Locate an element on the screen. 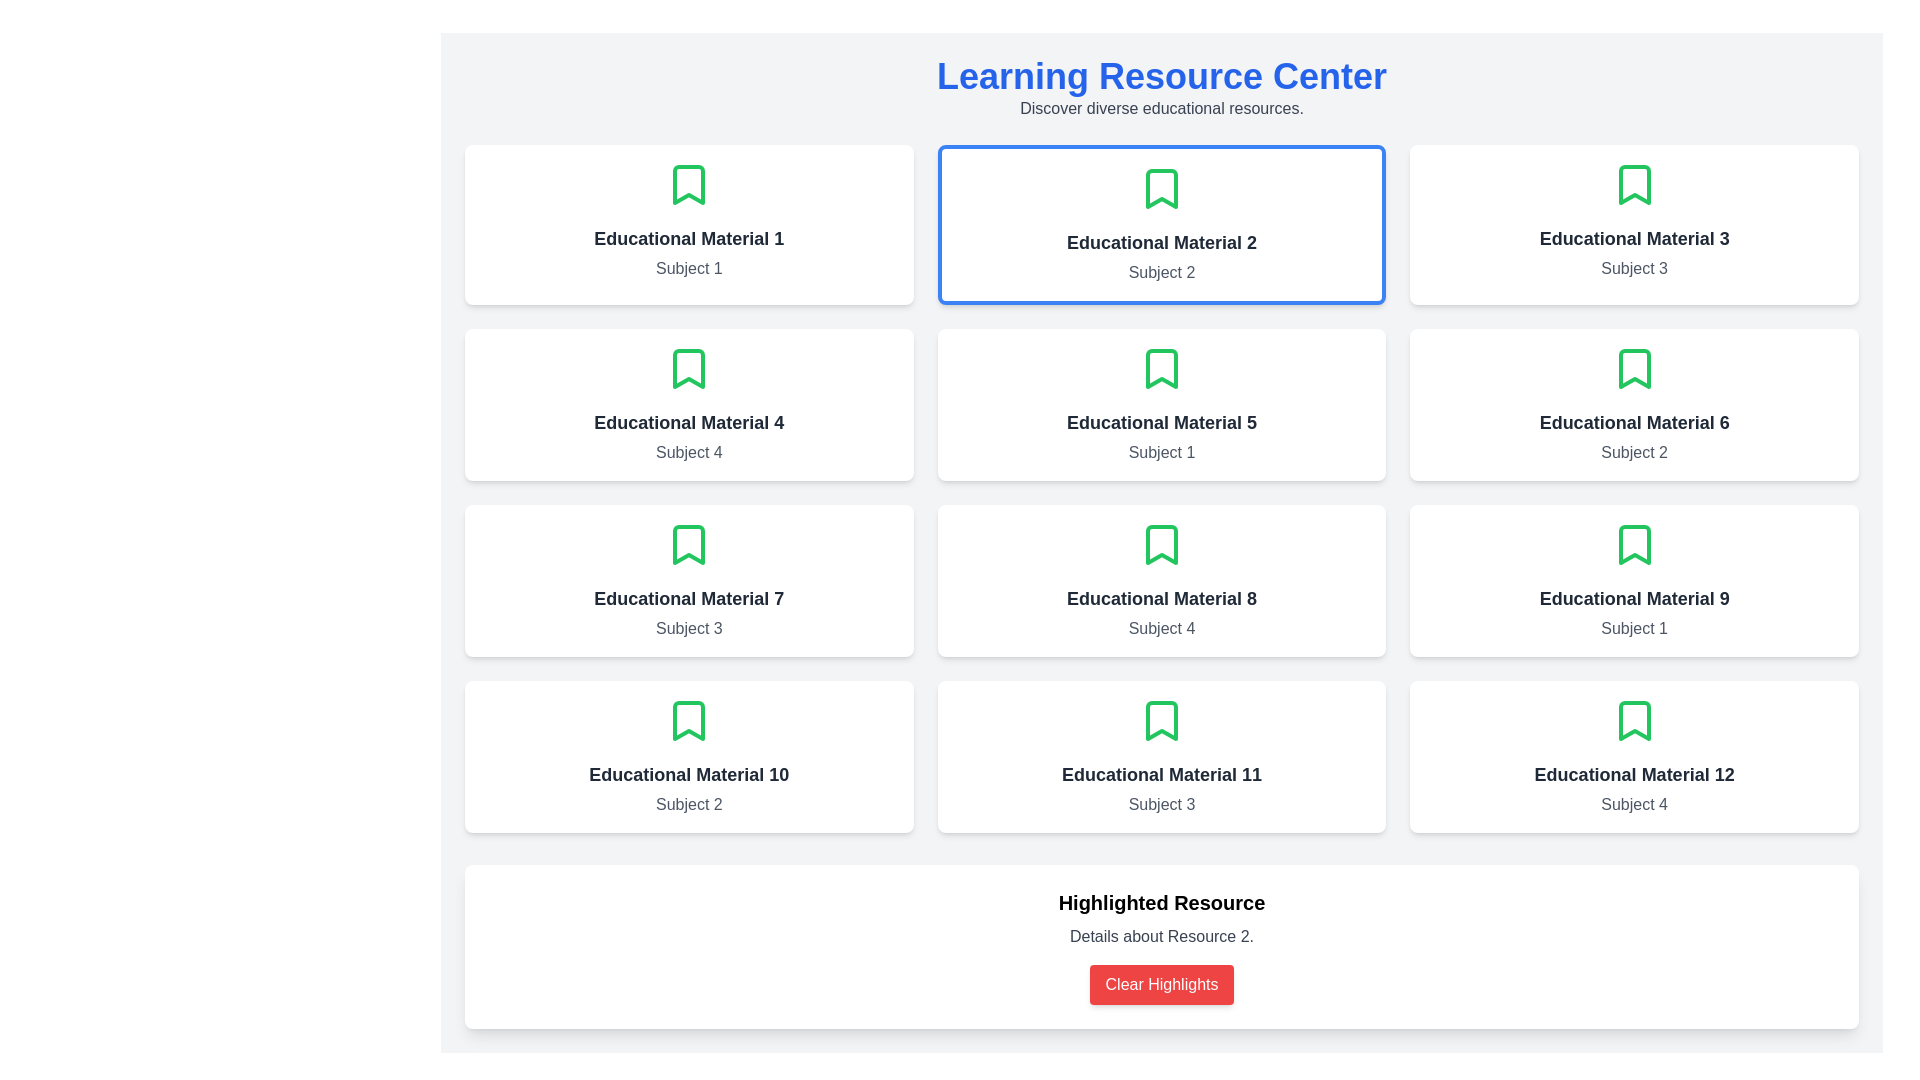  the static text label that provides the title or name of a resource or educational material located in the top-left corner of the card component is located at coordinates (689, 238).